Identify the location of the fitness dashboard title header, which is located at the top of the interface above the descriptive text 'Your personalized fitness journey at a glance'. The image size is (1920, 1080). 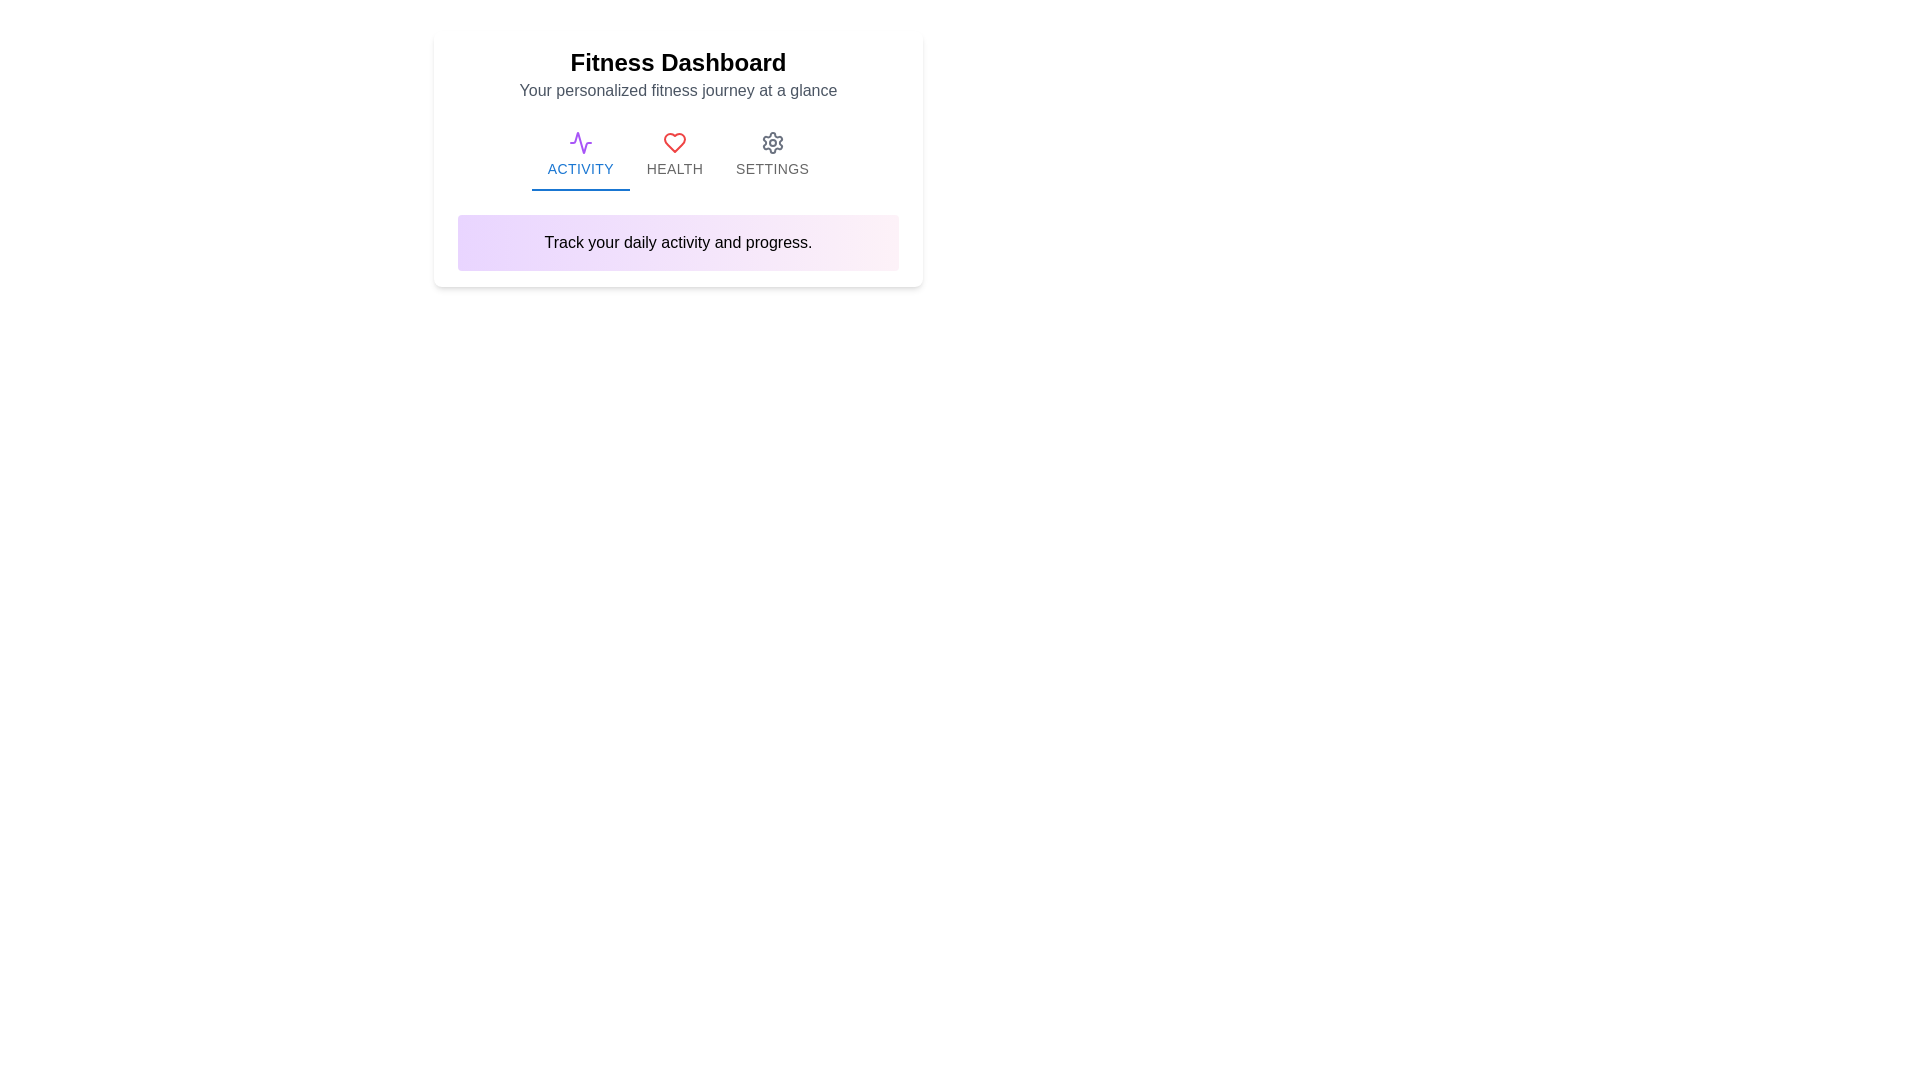
(678, 61).